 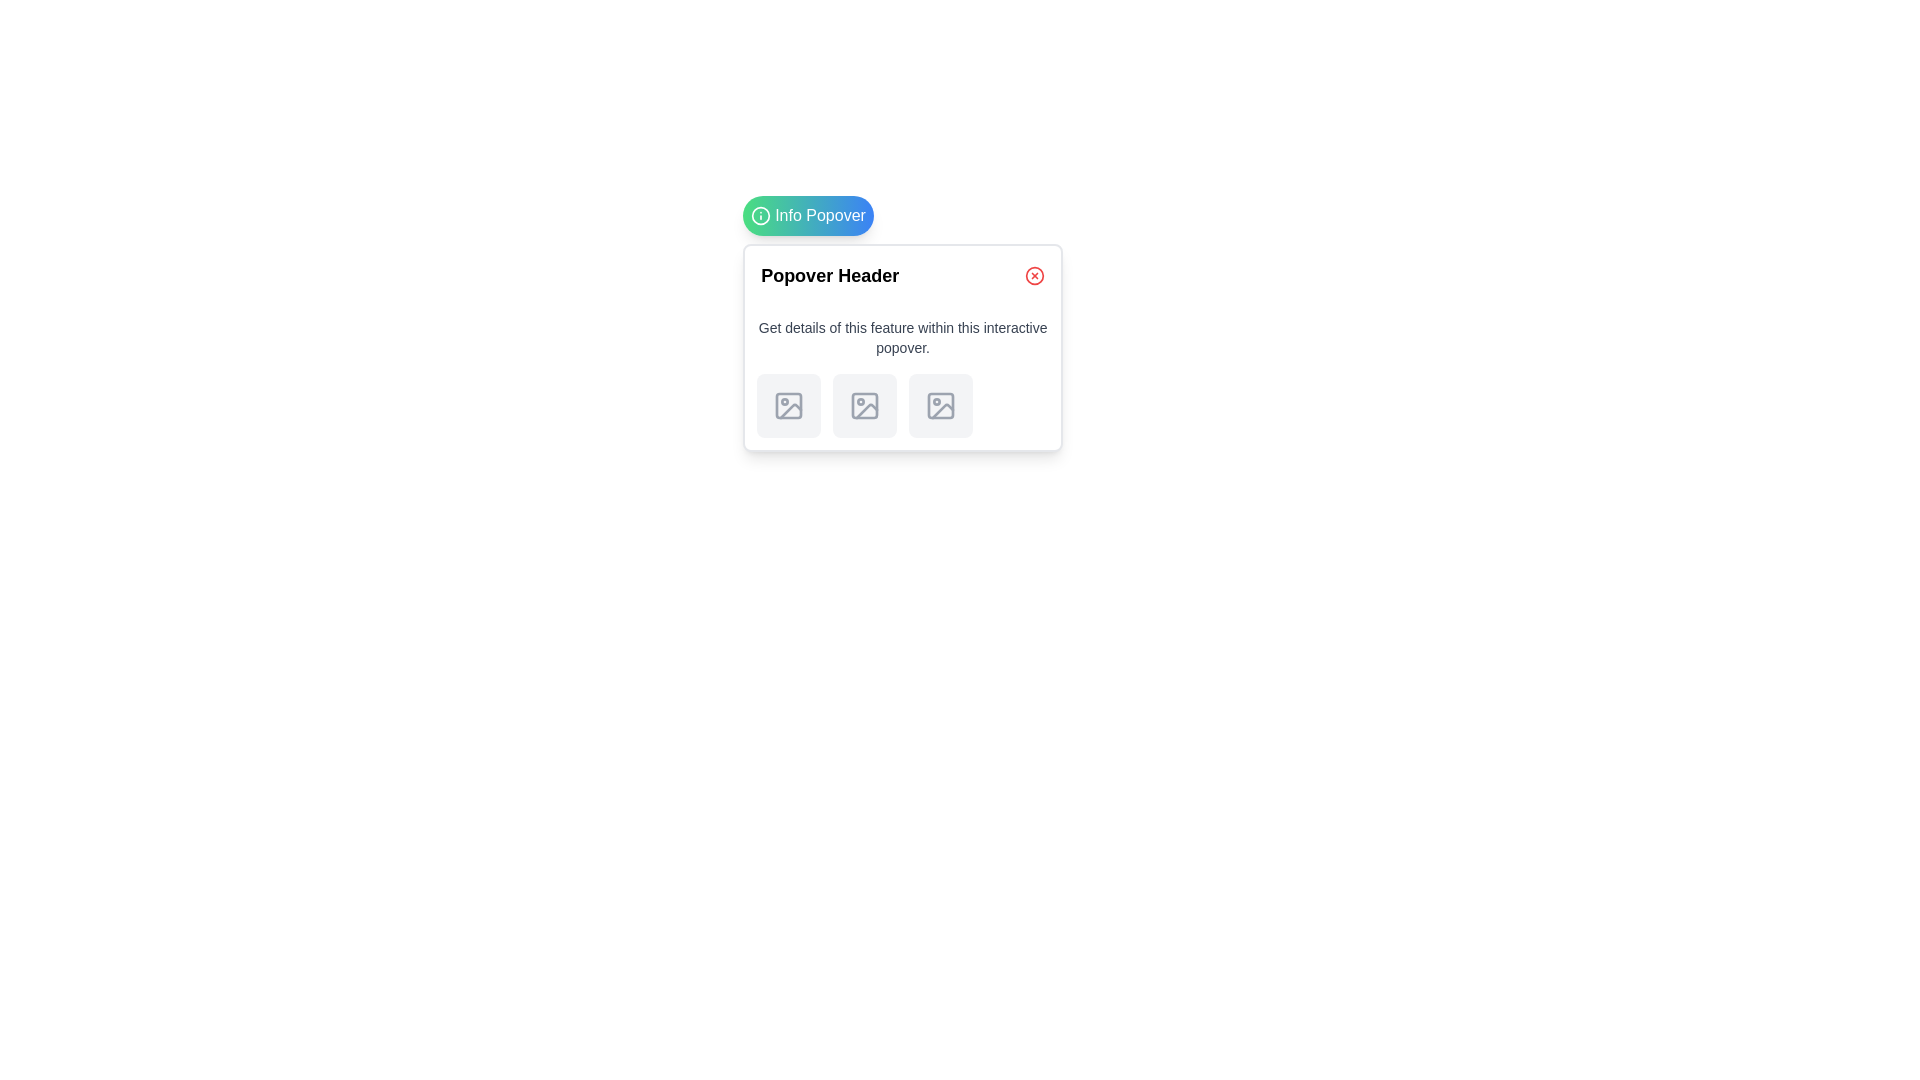 What do you see at coordinates (808, 216) in the screenshot?
I see `the 'Info Popover' button, which is a pill-shaped UI component with a gradient background and an information icon, located at the top-left corner of the popover box` at bounding box center [808, 216].